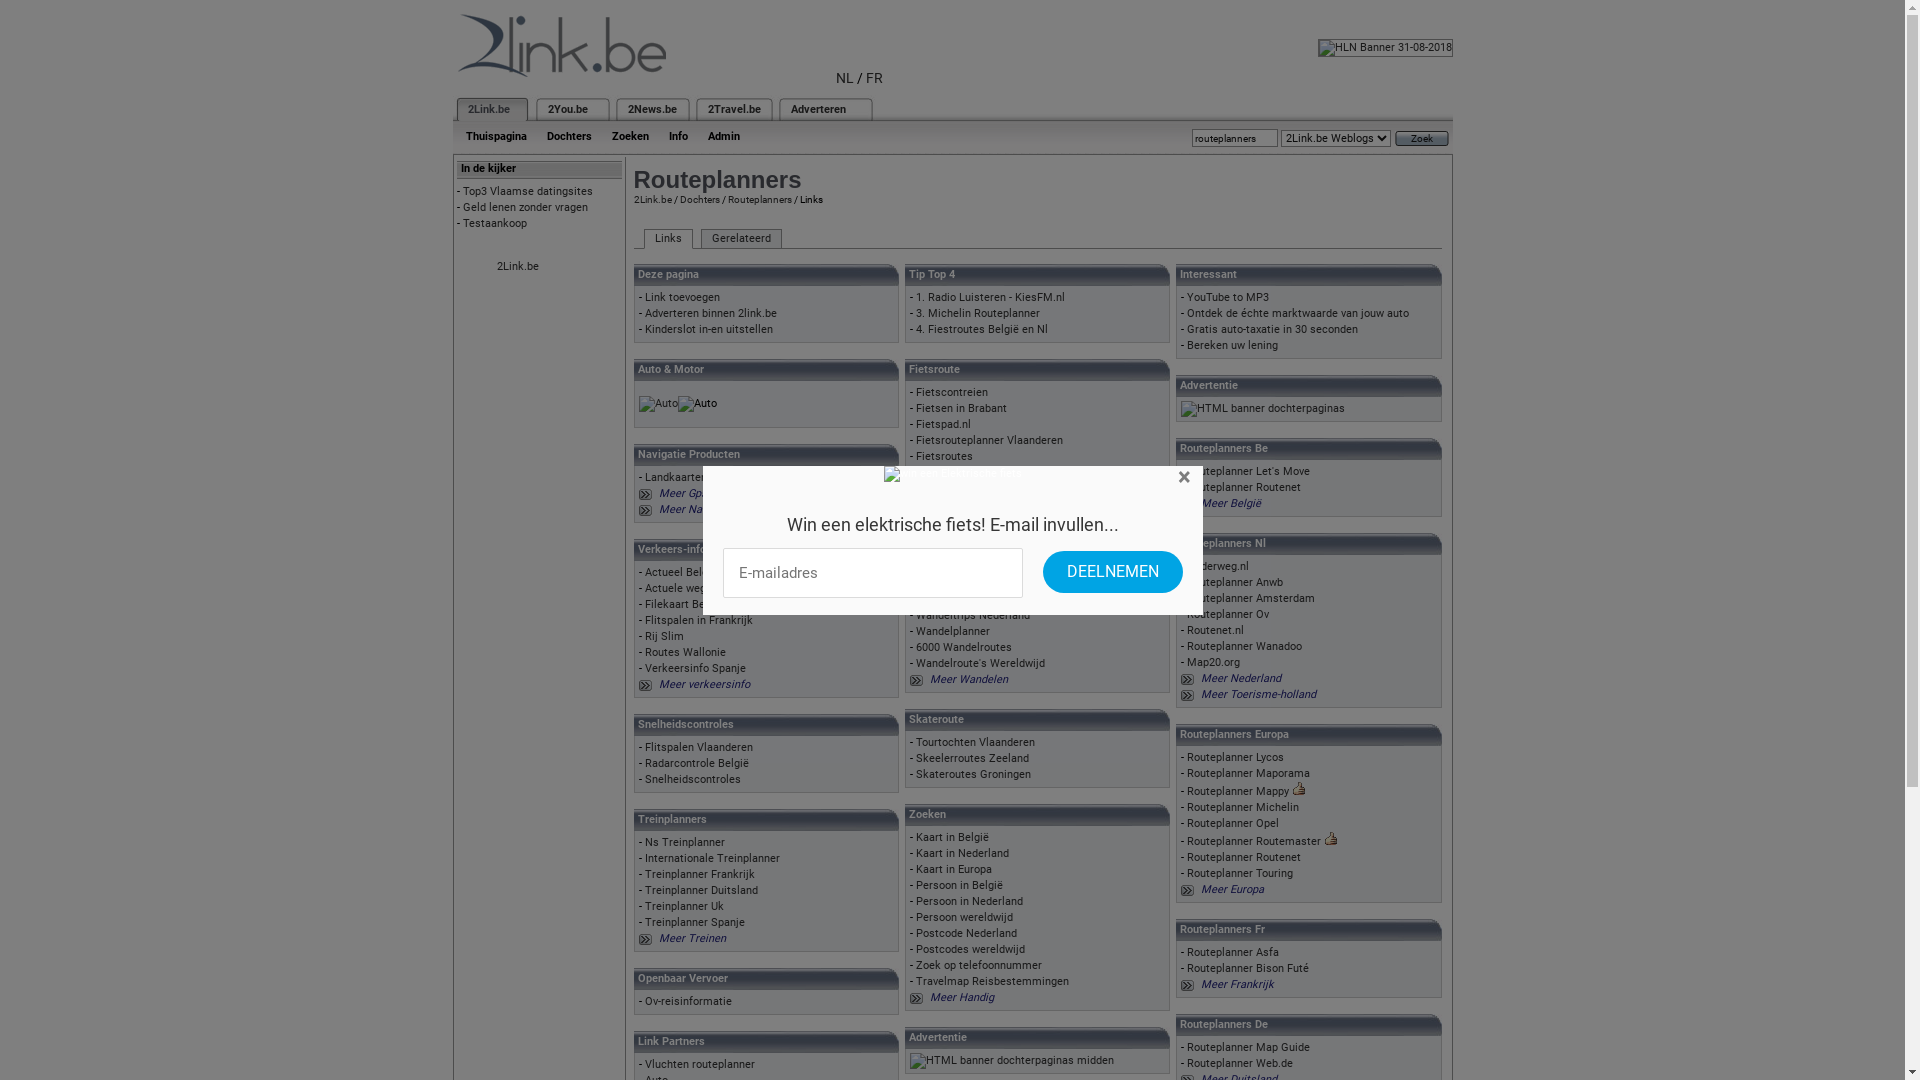 The height and width of the screenshot is (1080, 1920). Describe the element at coordinates (1212, 662) in the screenshot. I see `'Map20.org'` at that location.